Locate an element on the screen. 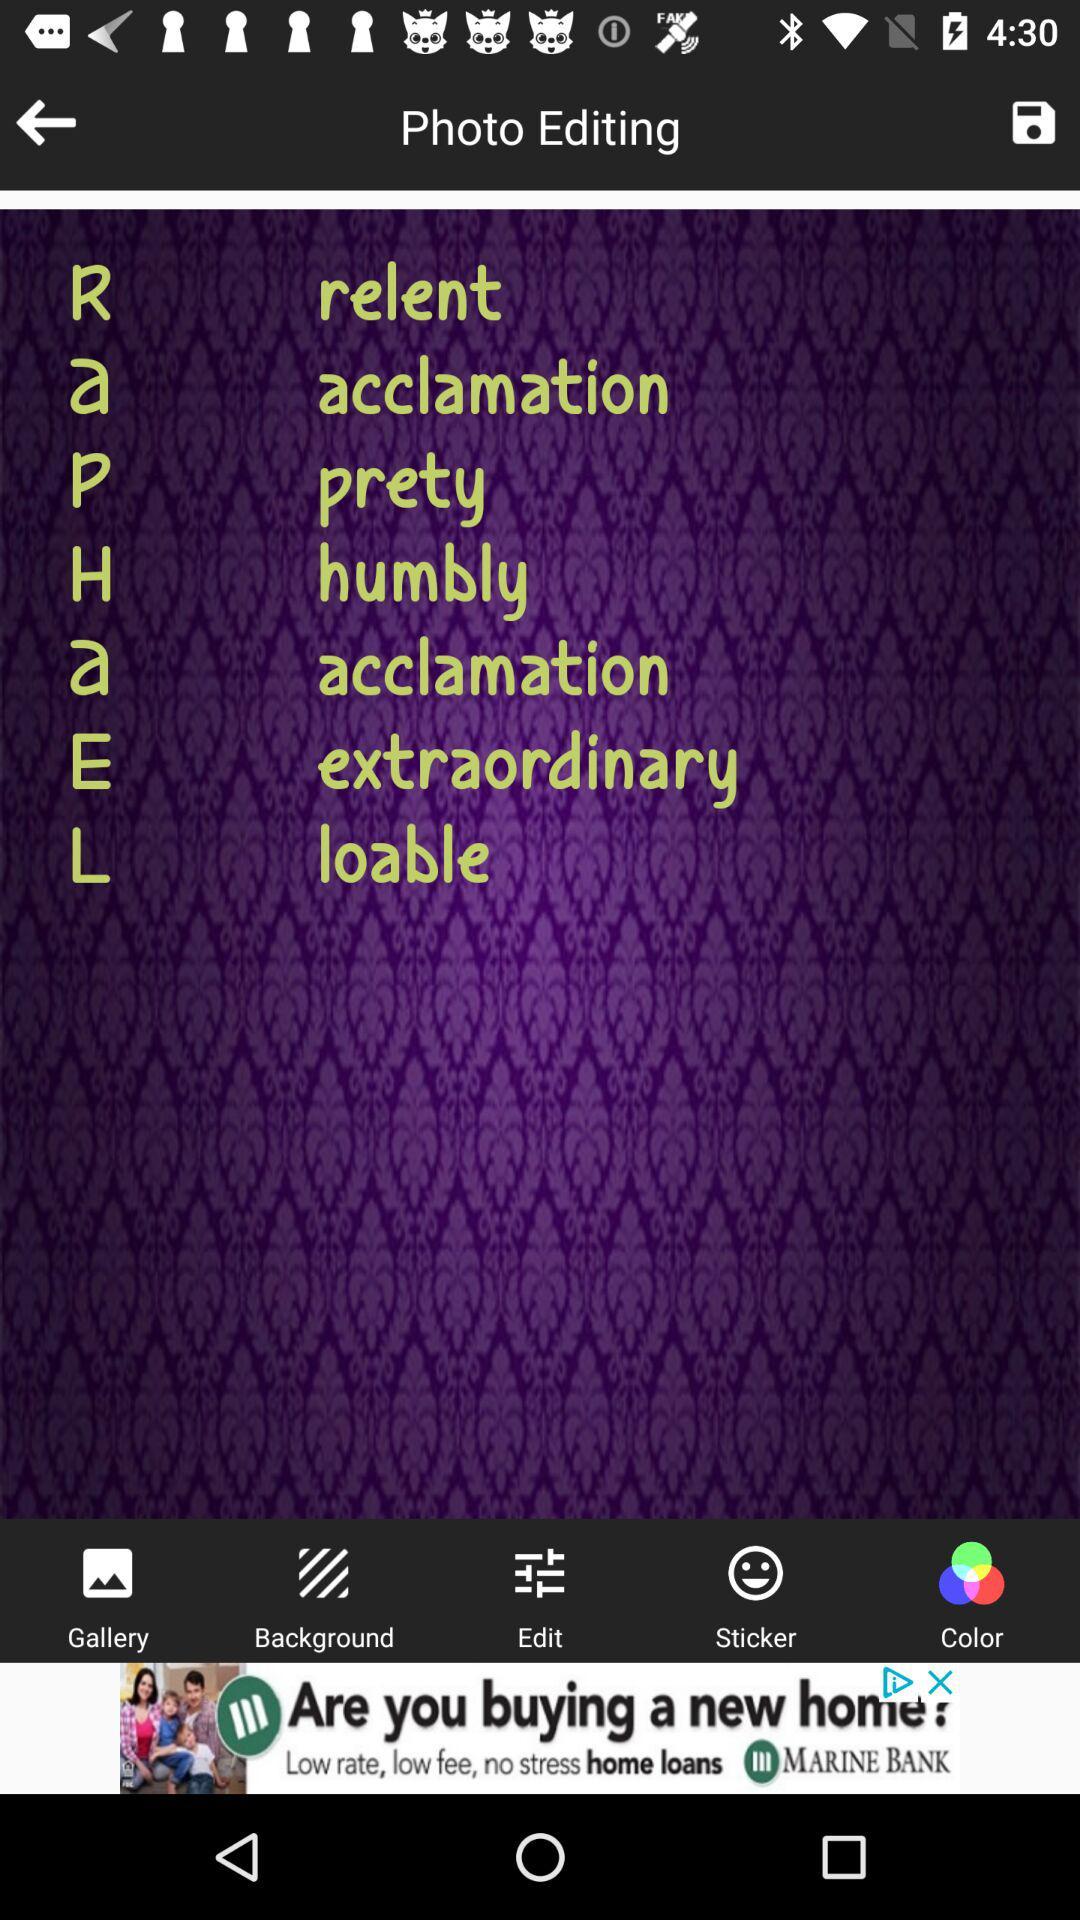 Image resolution: width=1080 pixels, height=1920 pixels. edit the photo is located at coordinates (538, 1572).